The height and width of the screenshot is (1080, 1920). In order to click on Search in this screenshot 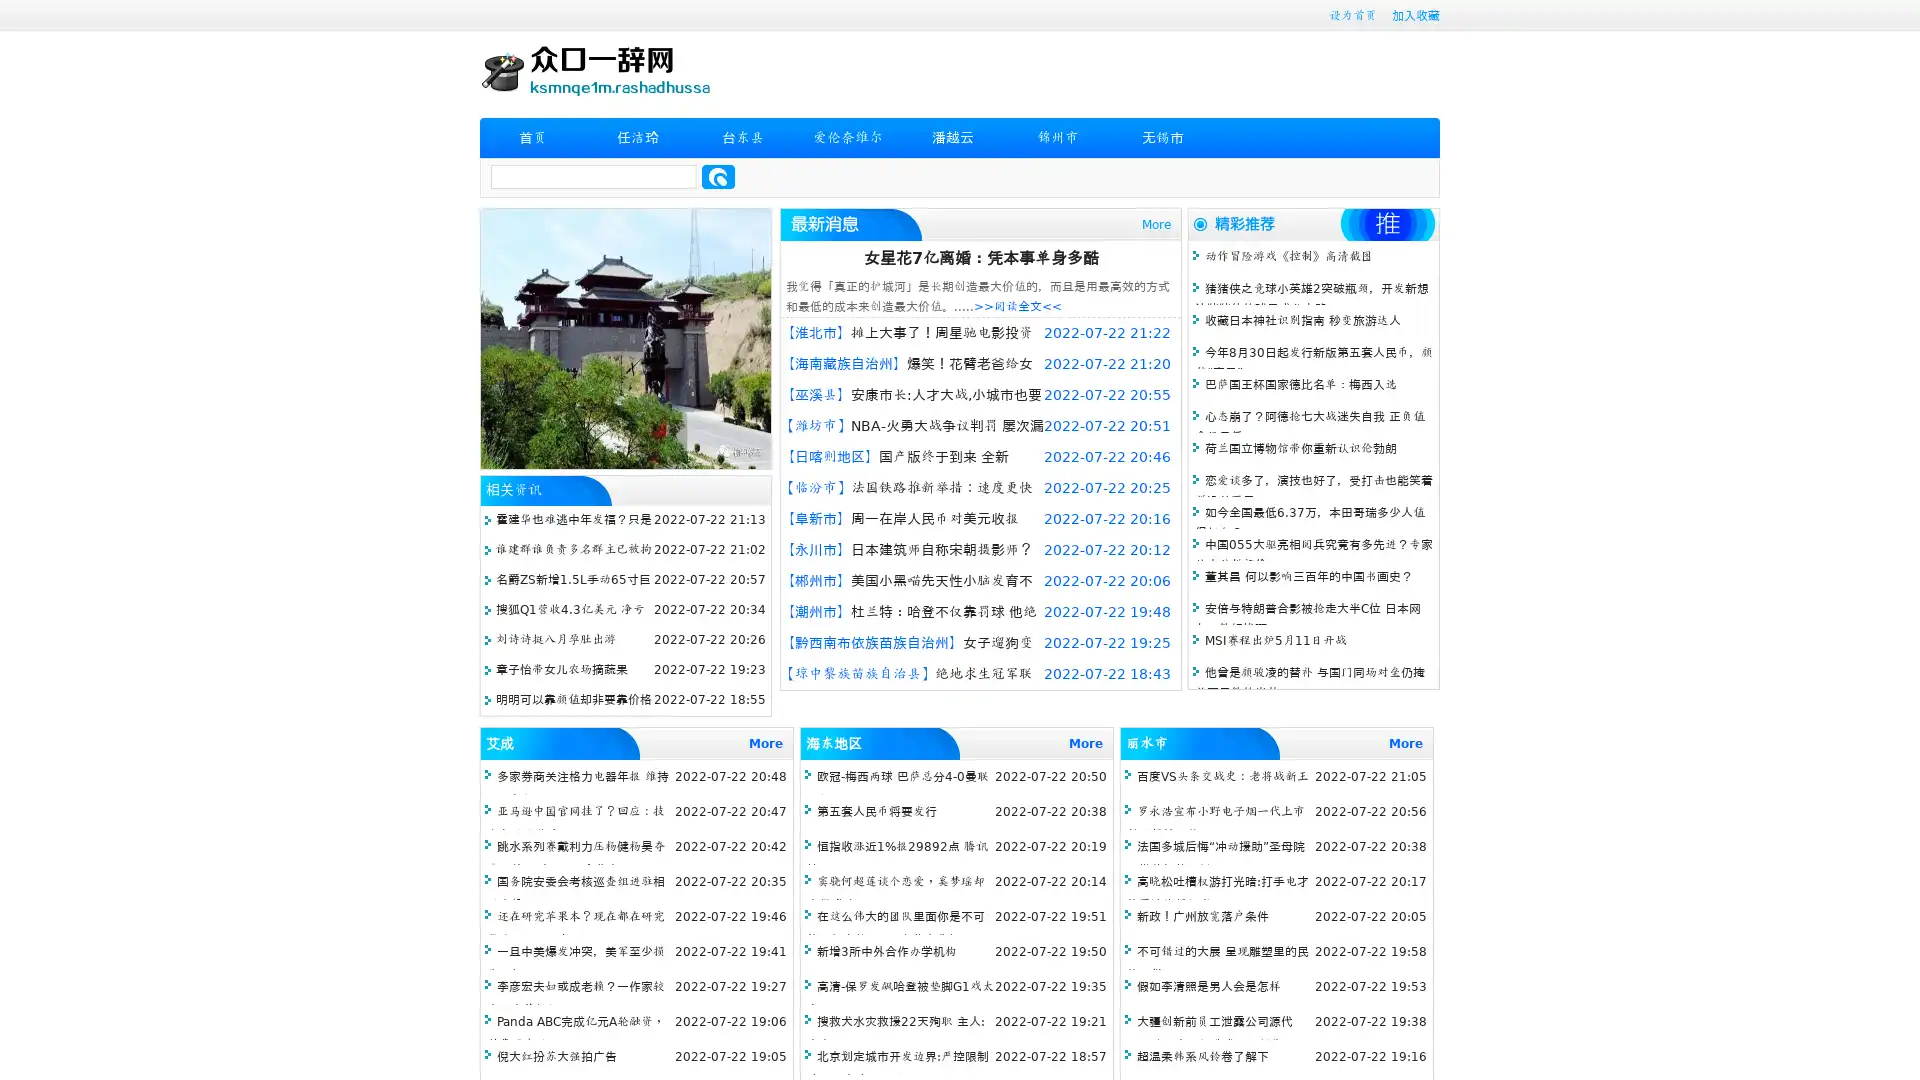, I will do `click(718, 176)`.